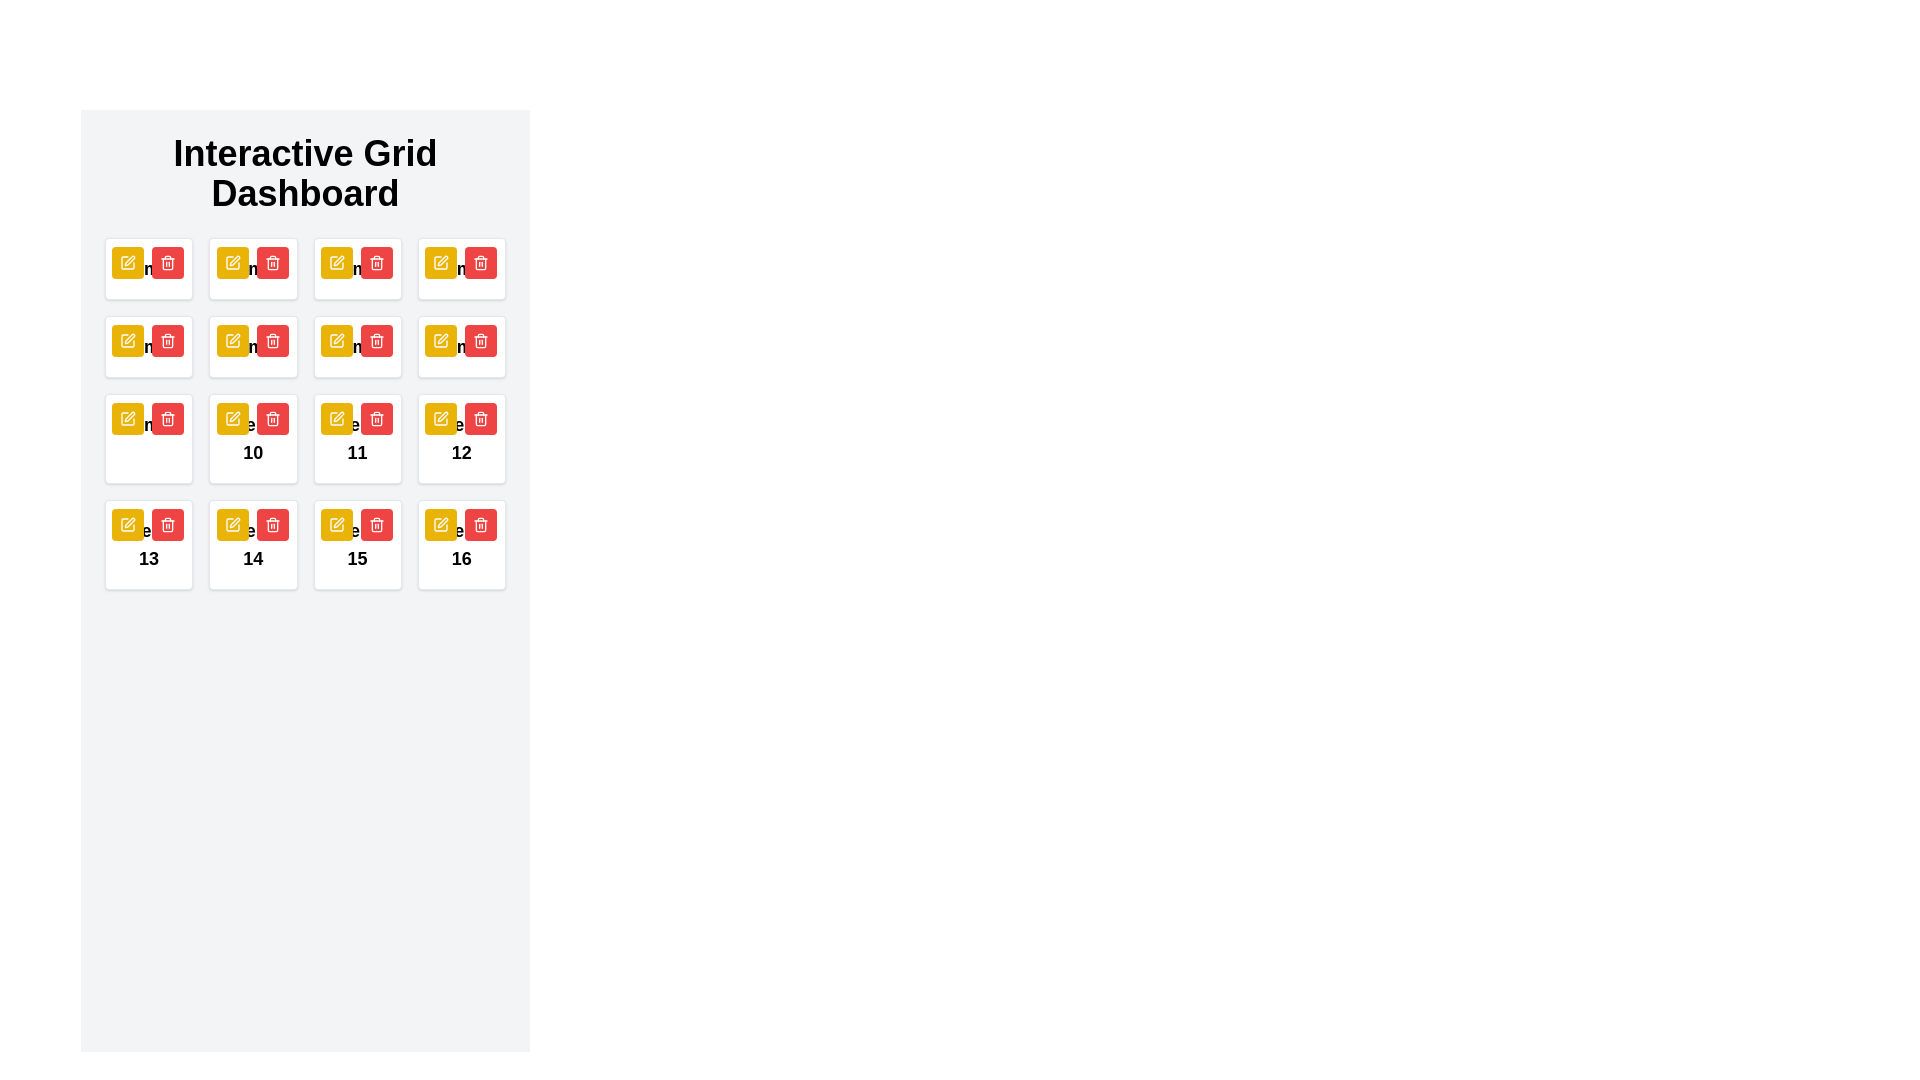 The image size is (1920, 1080). I want to click on the edit button SVG Icon located in the first row and first column of the grid layout, positioned to the left of the delete button, so click(127, 261).